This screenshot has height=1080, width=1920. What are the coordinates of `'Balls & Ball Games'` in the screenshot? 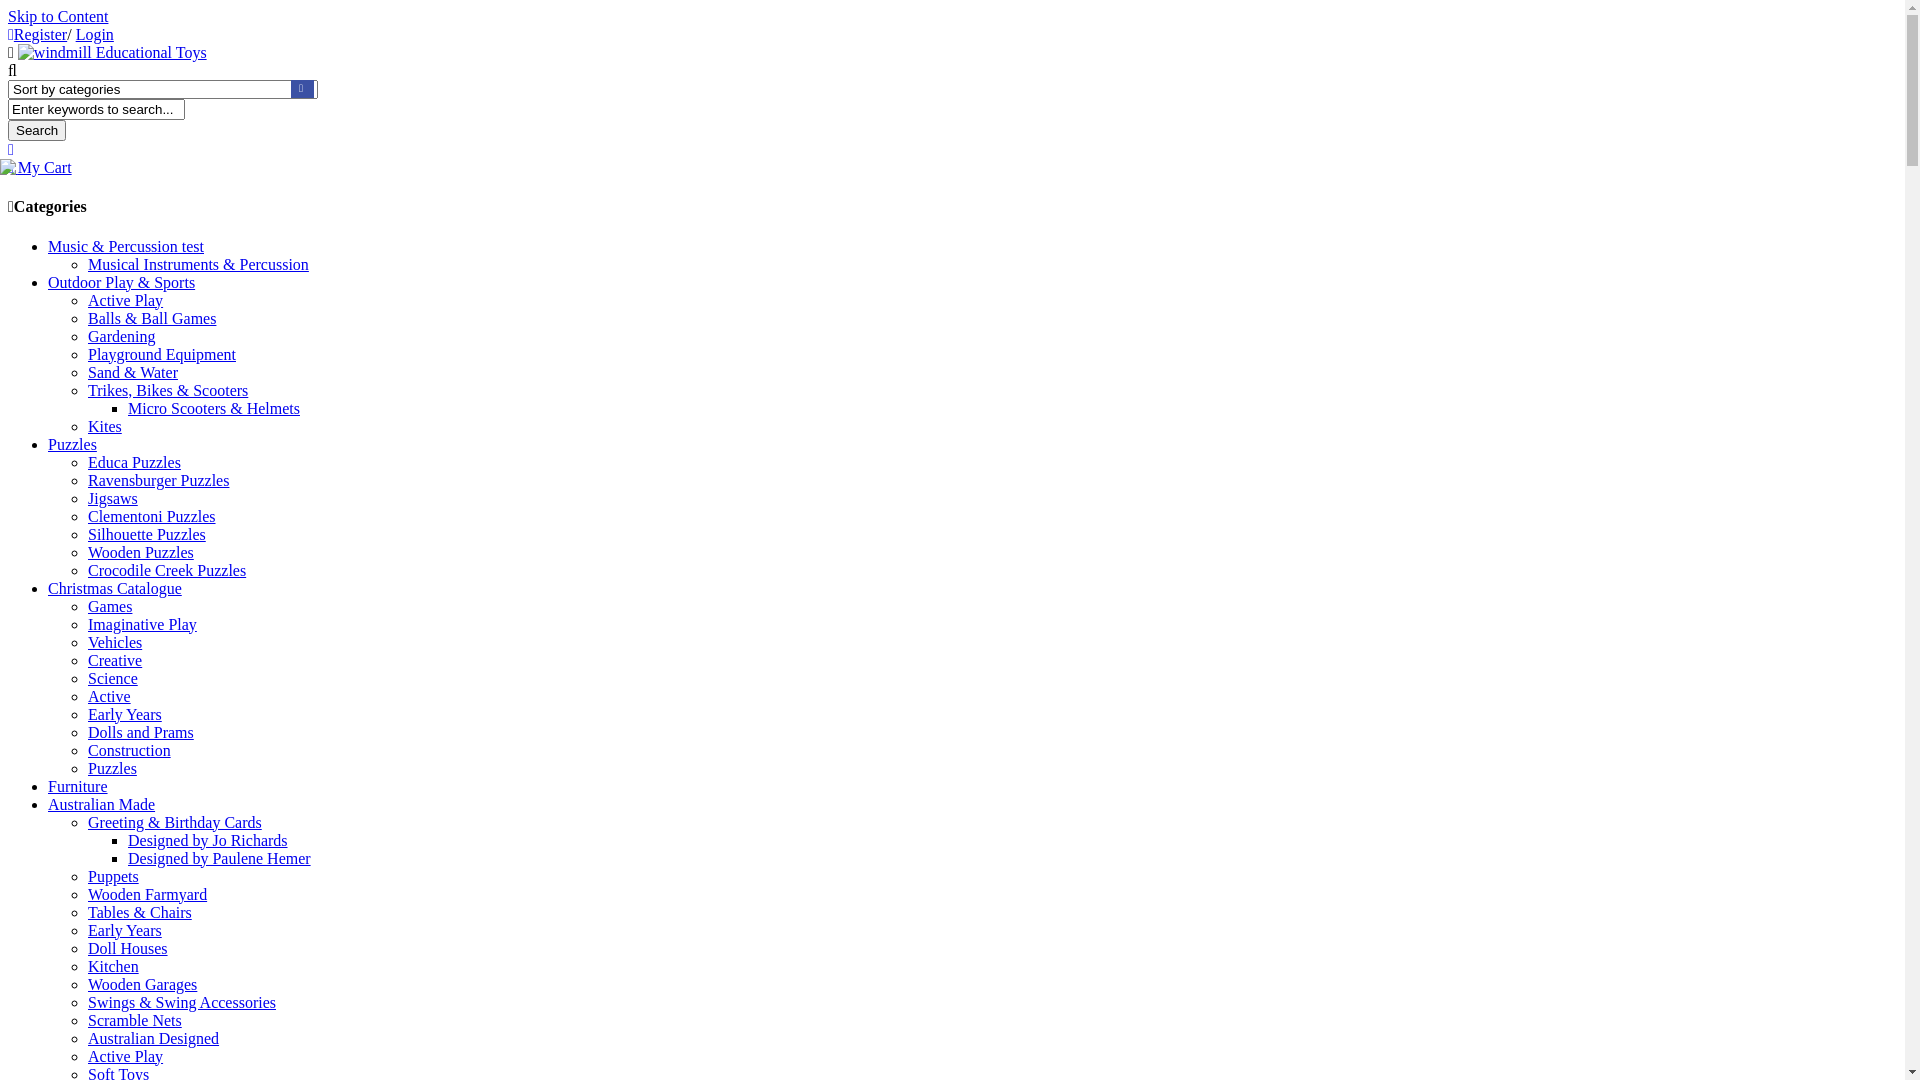 It's located at (151, 317).